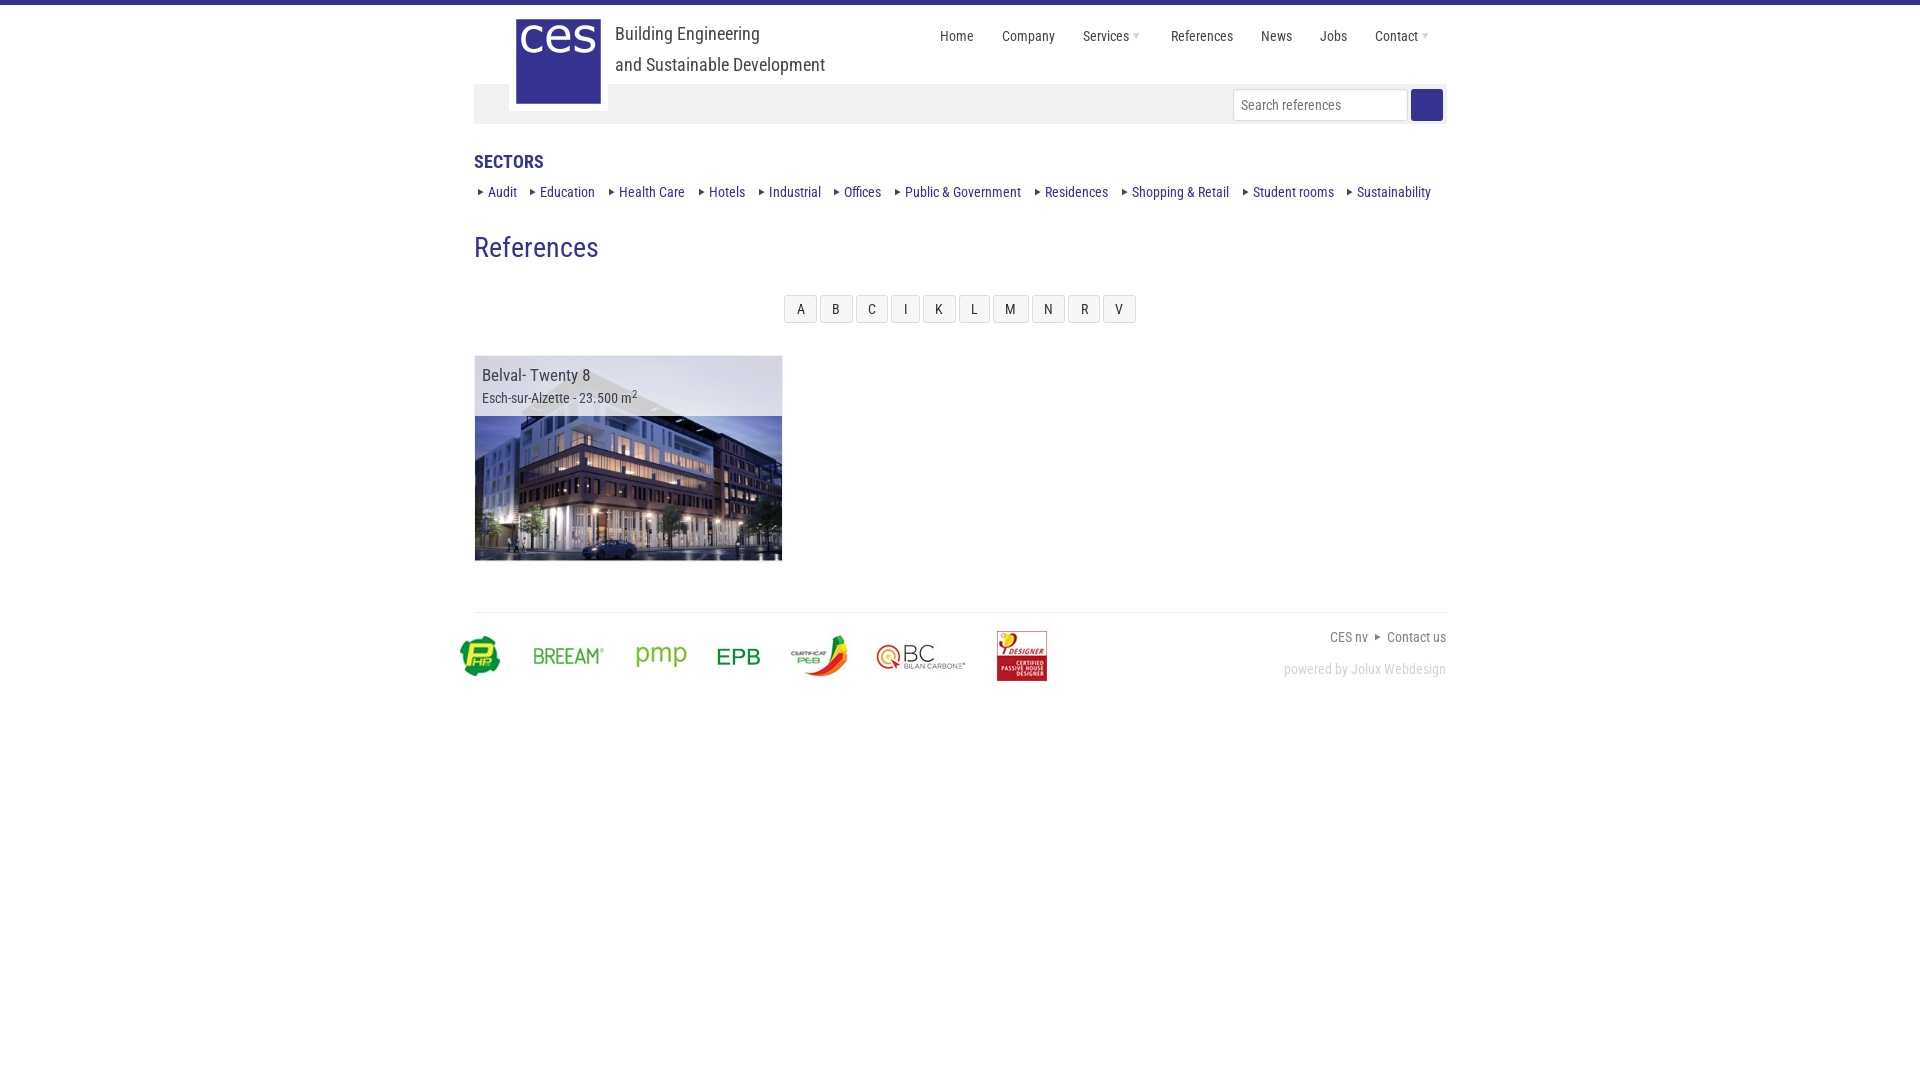 This screenshot has width=1920, height=1080. I want to click on 'I', so click(904, 309).